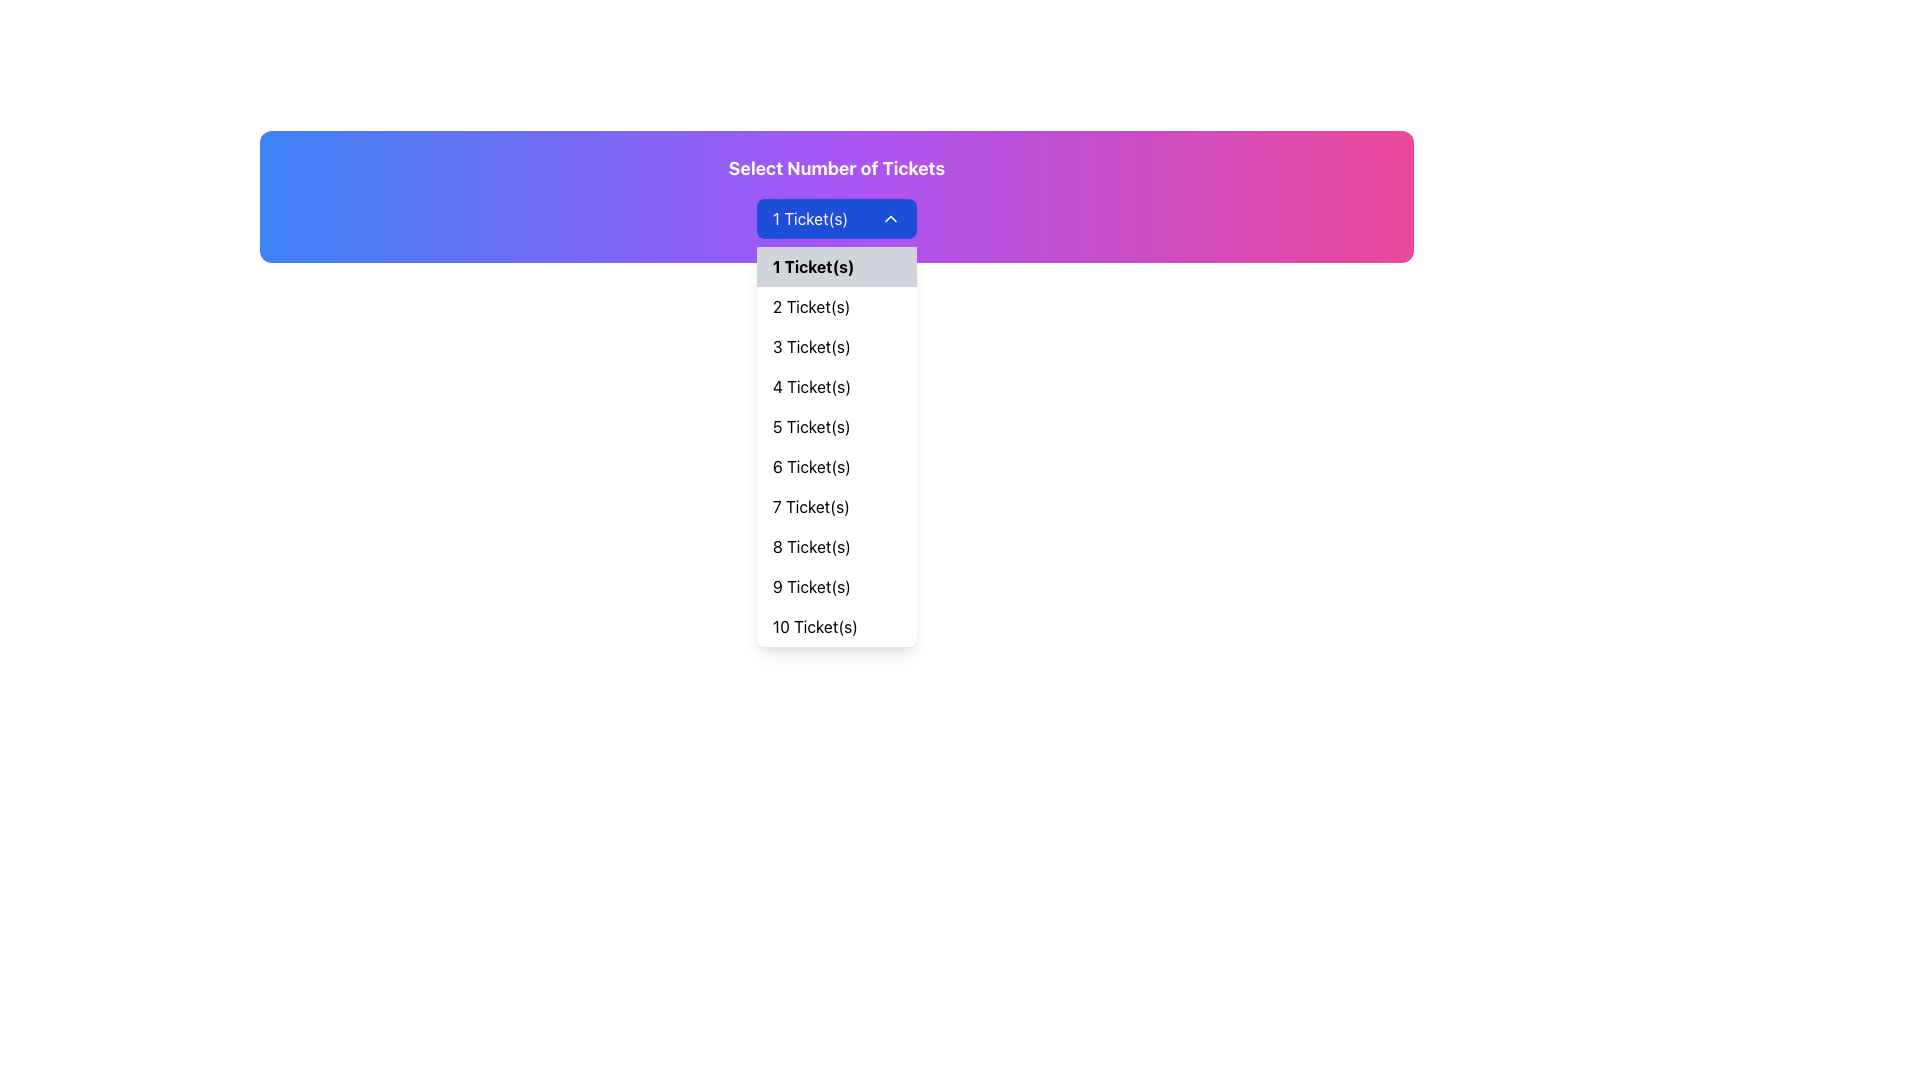  Describe the element at coordinates (836, 426) in the screenshot. I see `the fifth selectable list option labeled '5 Ticket(s)' in the dropdown list for highlighting` at that location.